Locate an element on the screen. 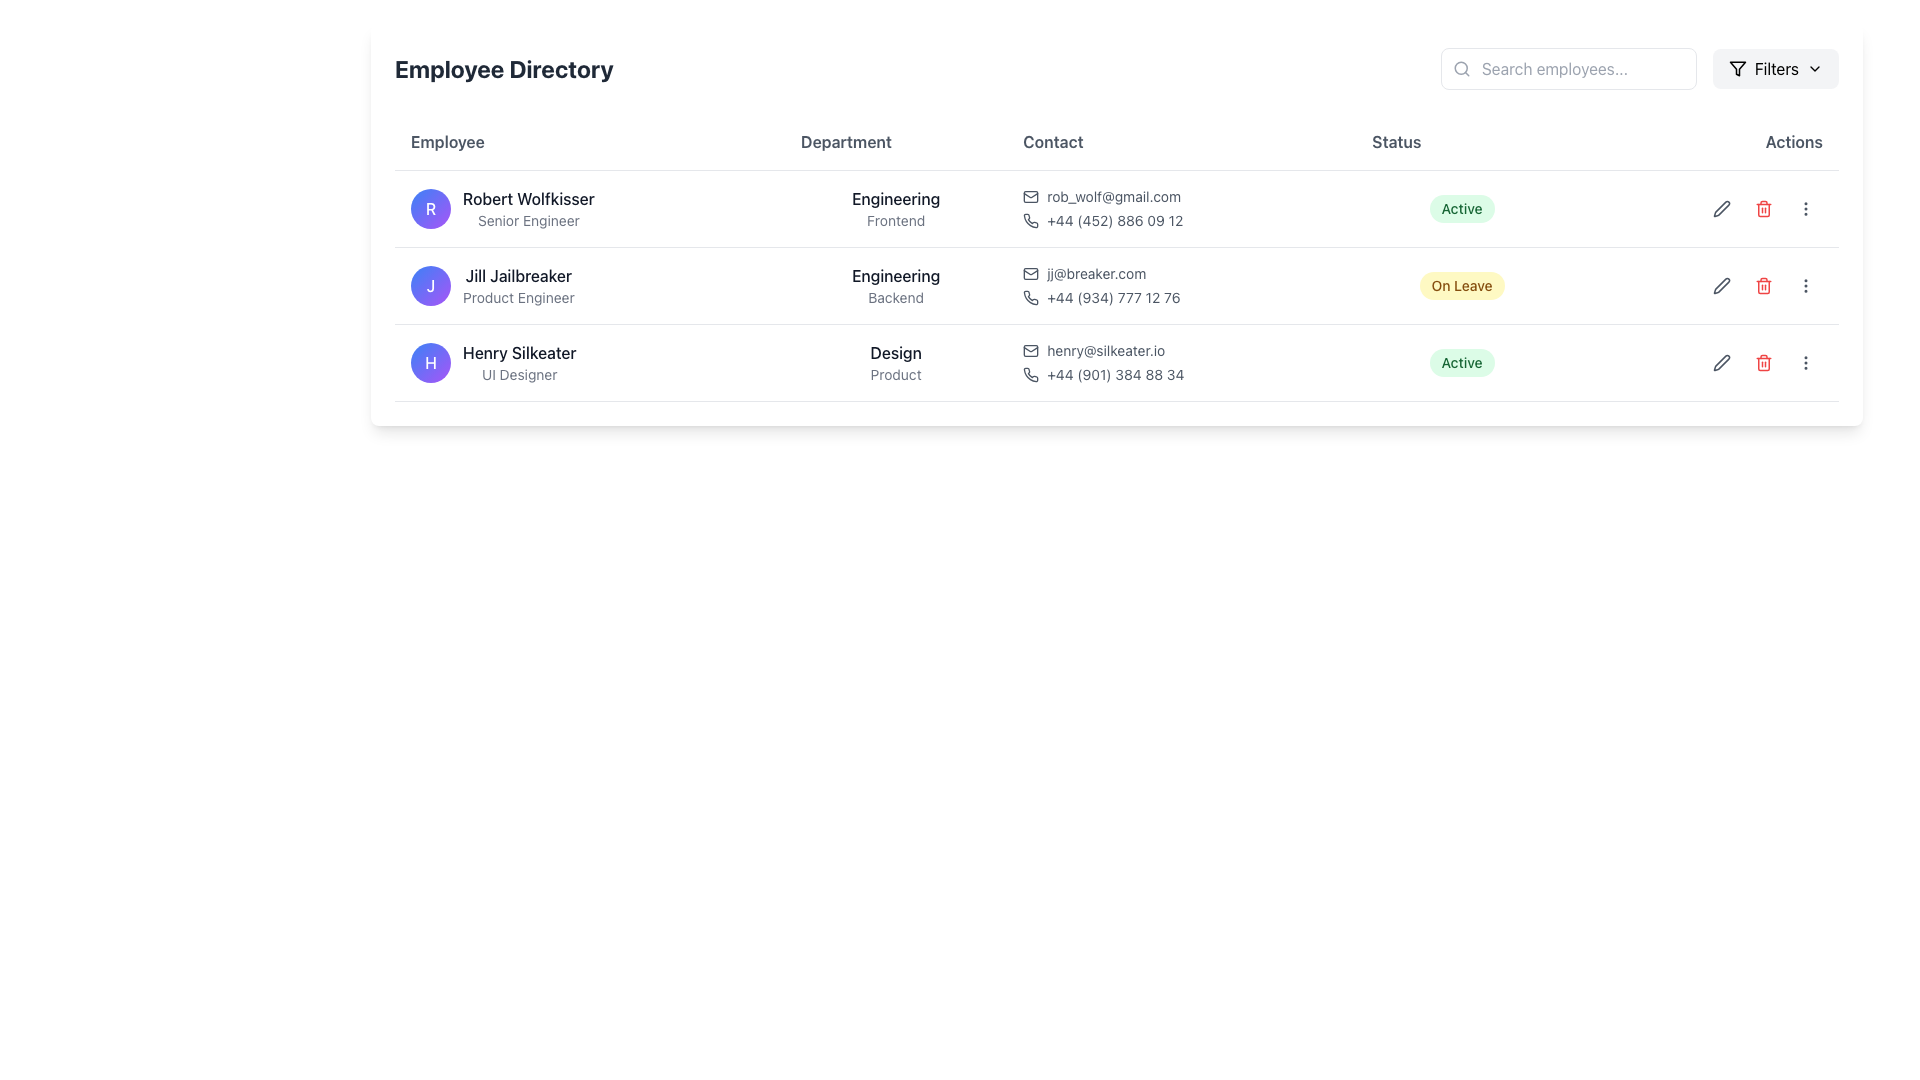 The width and height of the screenshot is (1920, 1080). phone icon located in the 'Contact' section of the table, which is positioned to the left of the phone number '+44 (934) 777 12 76' is located at coordinates (1031, 297).